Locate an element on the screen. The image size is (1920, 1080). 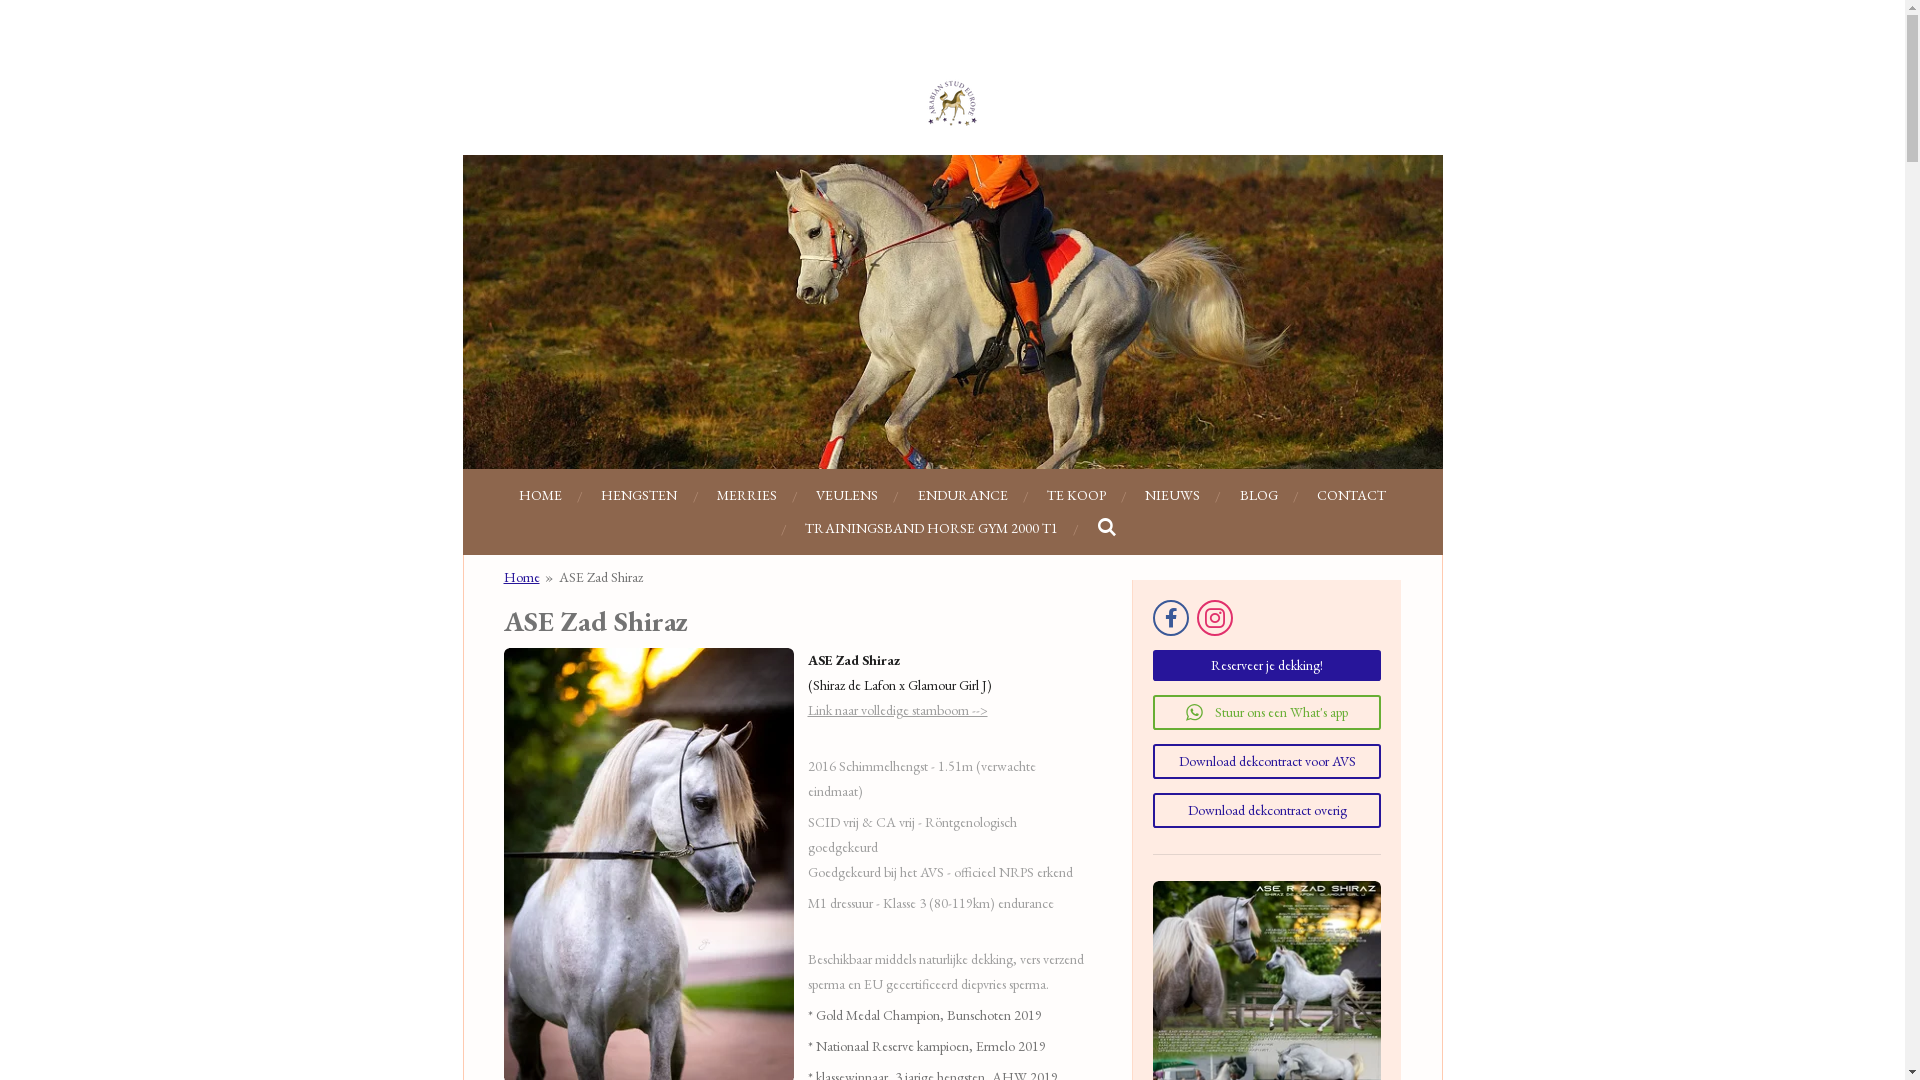
'ENDURANCE' is located at coordinates (961, 495).